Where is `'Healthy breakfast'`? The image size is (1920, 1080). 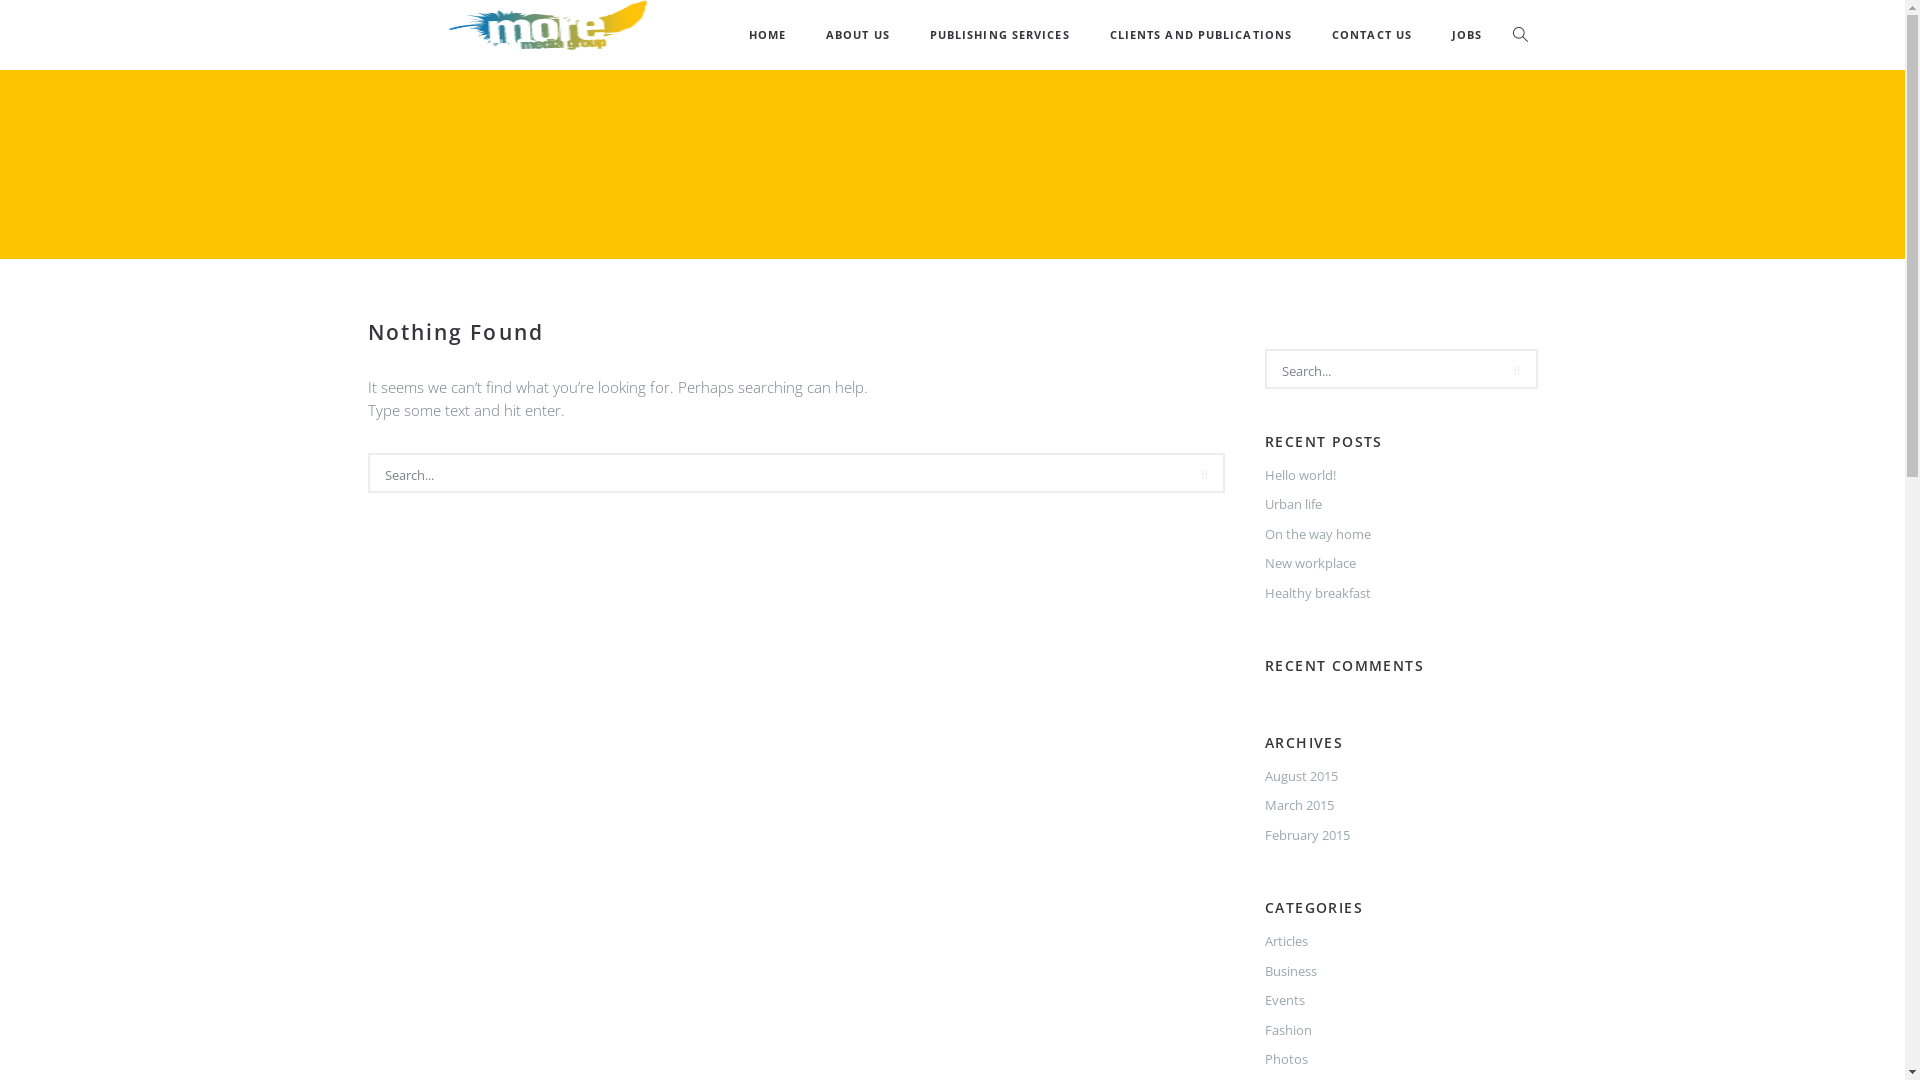
'Healthy breakfast' is located at coordinates (1264, 592).